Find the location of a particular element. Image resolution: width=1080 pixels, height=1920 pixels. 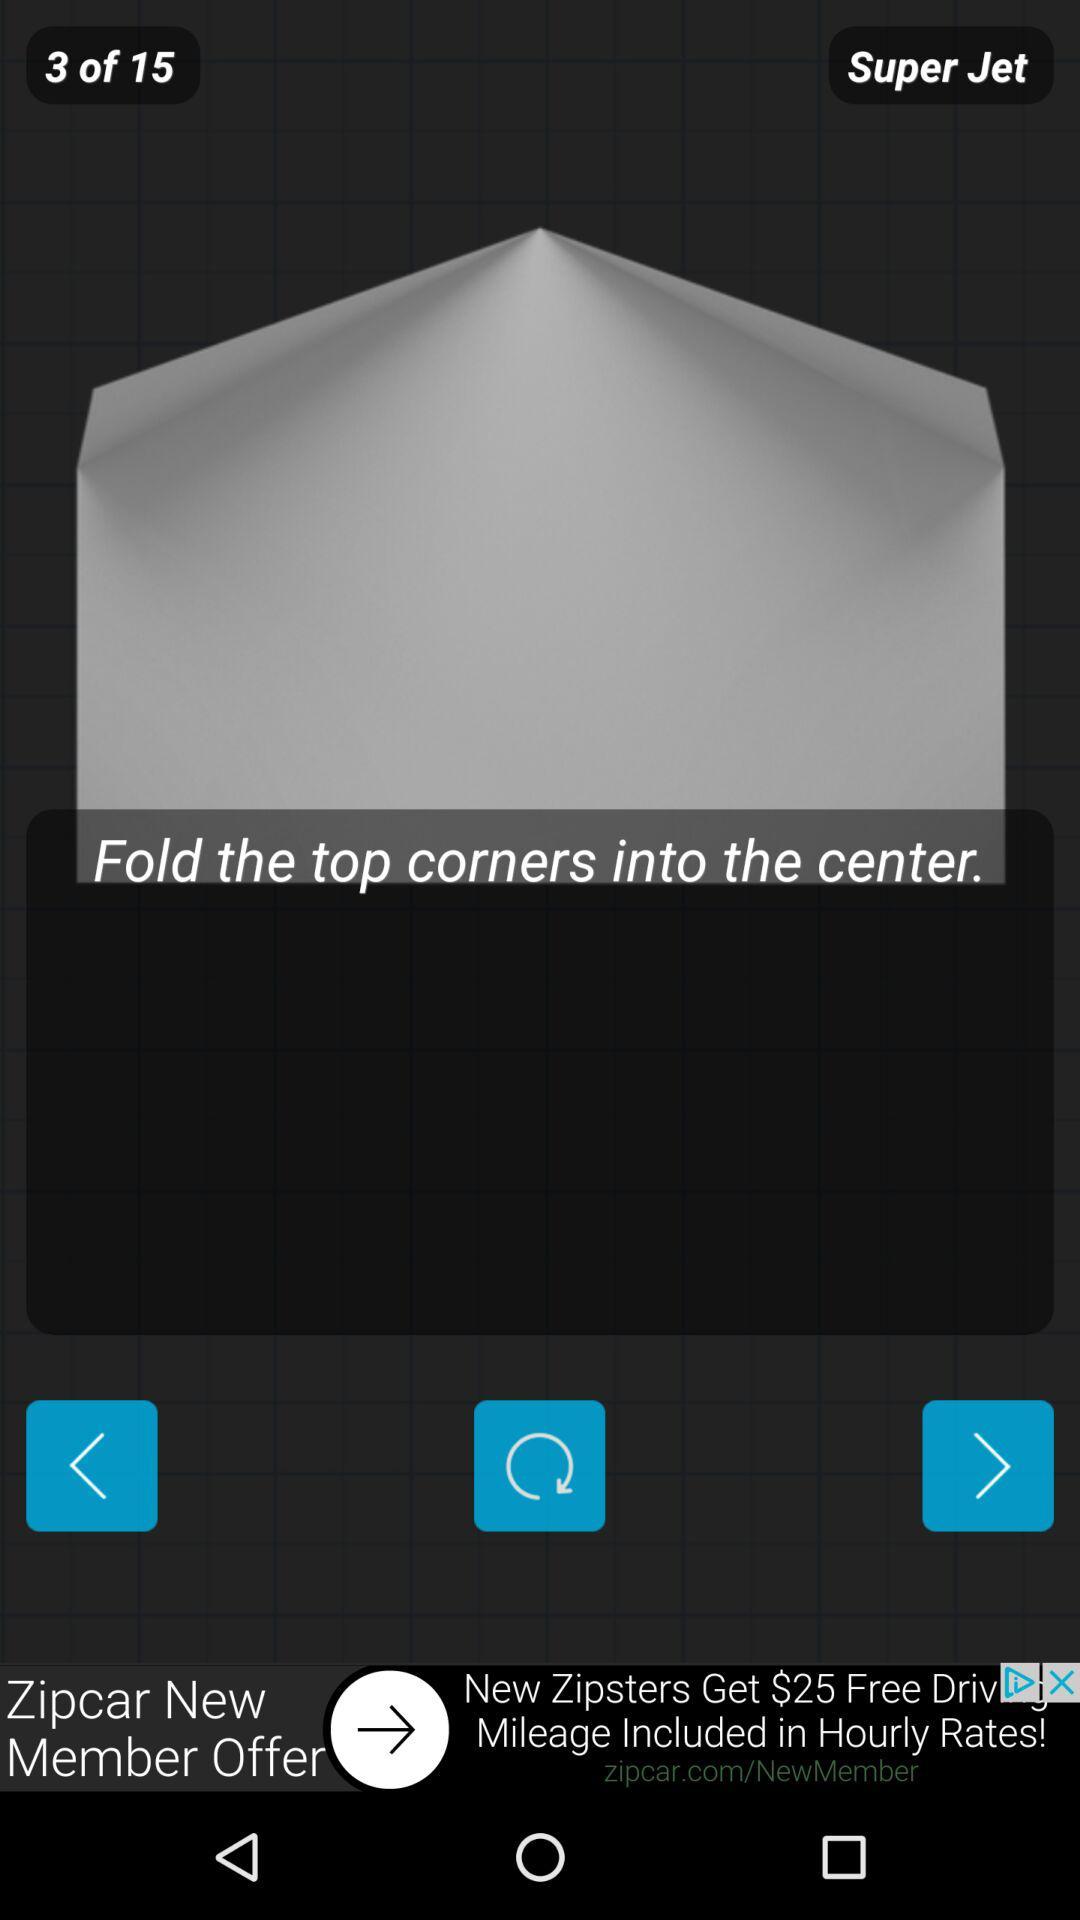

reload is located at coordinates (538, 1465).